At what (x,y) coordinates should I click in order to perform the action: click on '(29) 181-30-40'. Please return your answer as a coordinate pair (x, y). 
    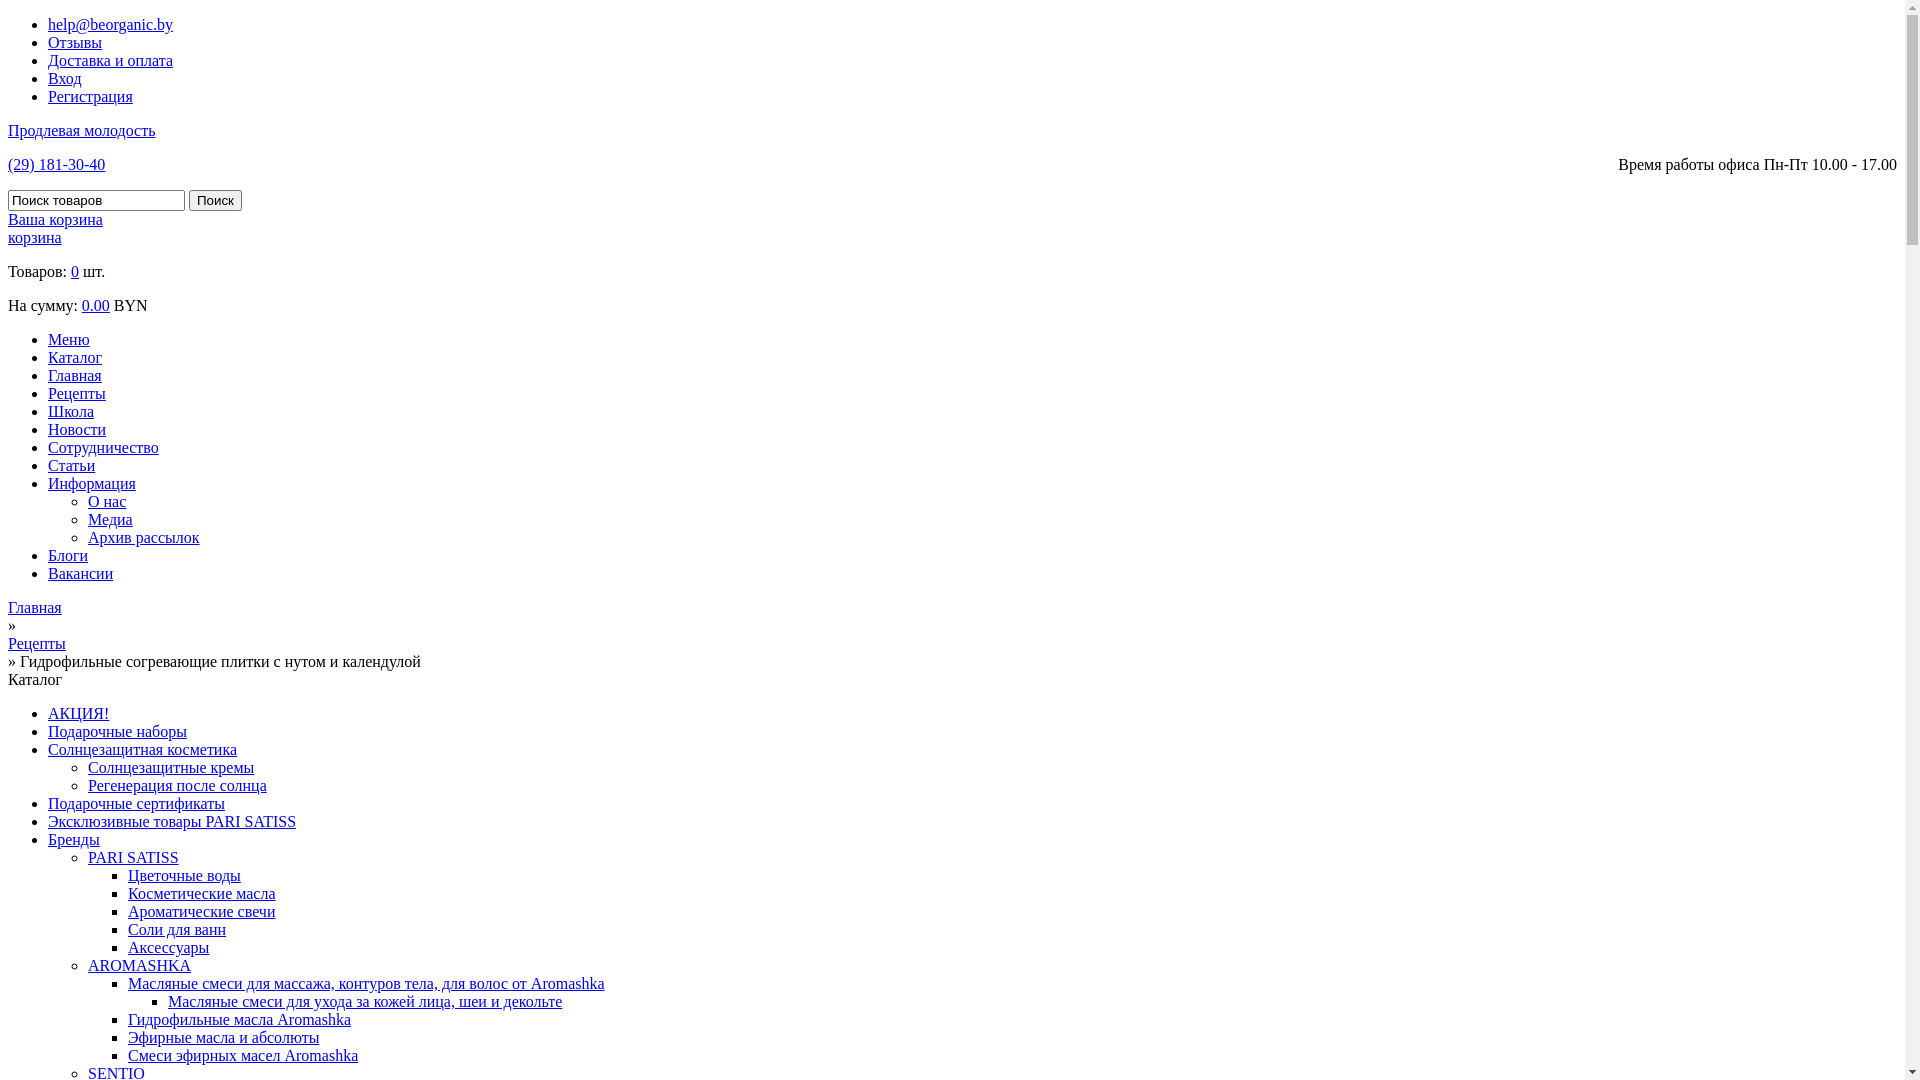
    Looking at the image, I should click on (56, 163).